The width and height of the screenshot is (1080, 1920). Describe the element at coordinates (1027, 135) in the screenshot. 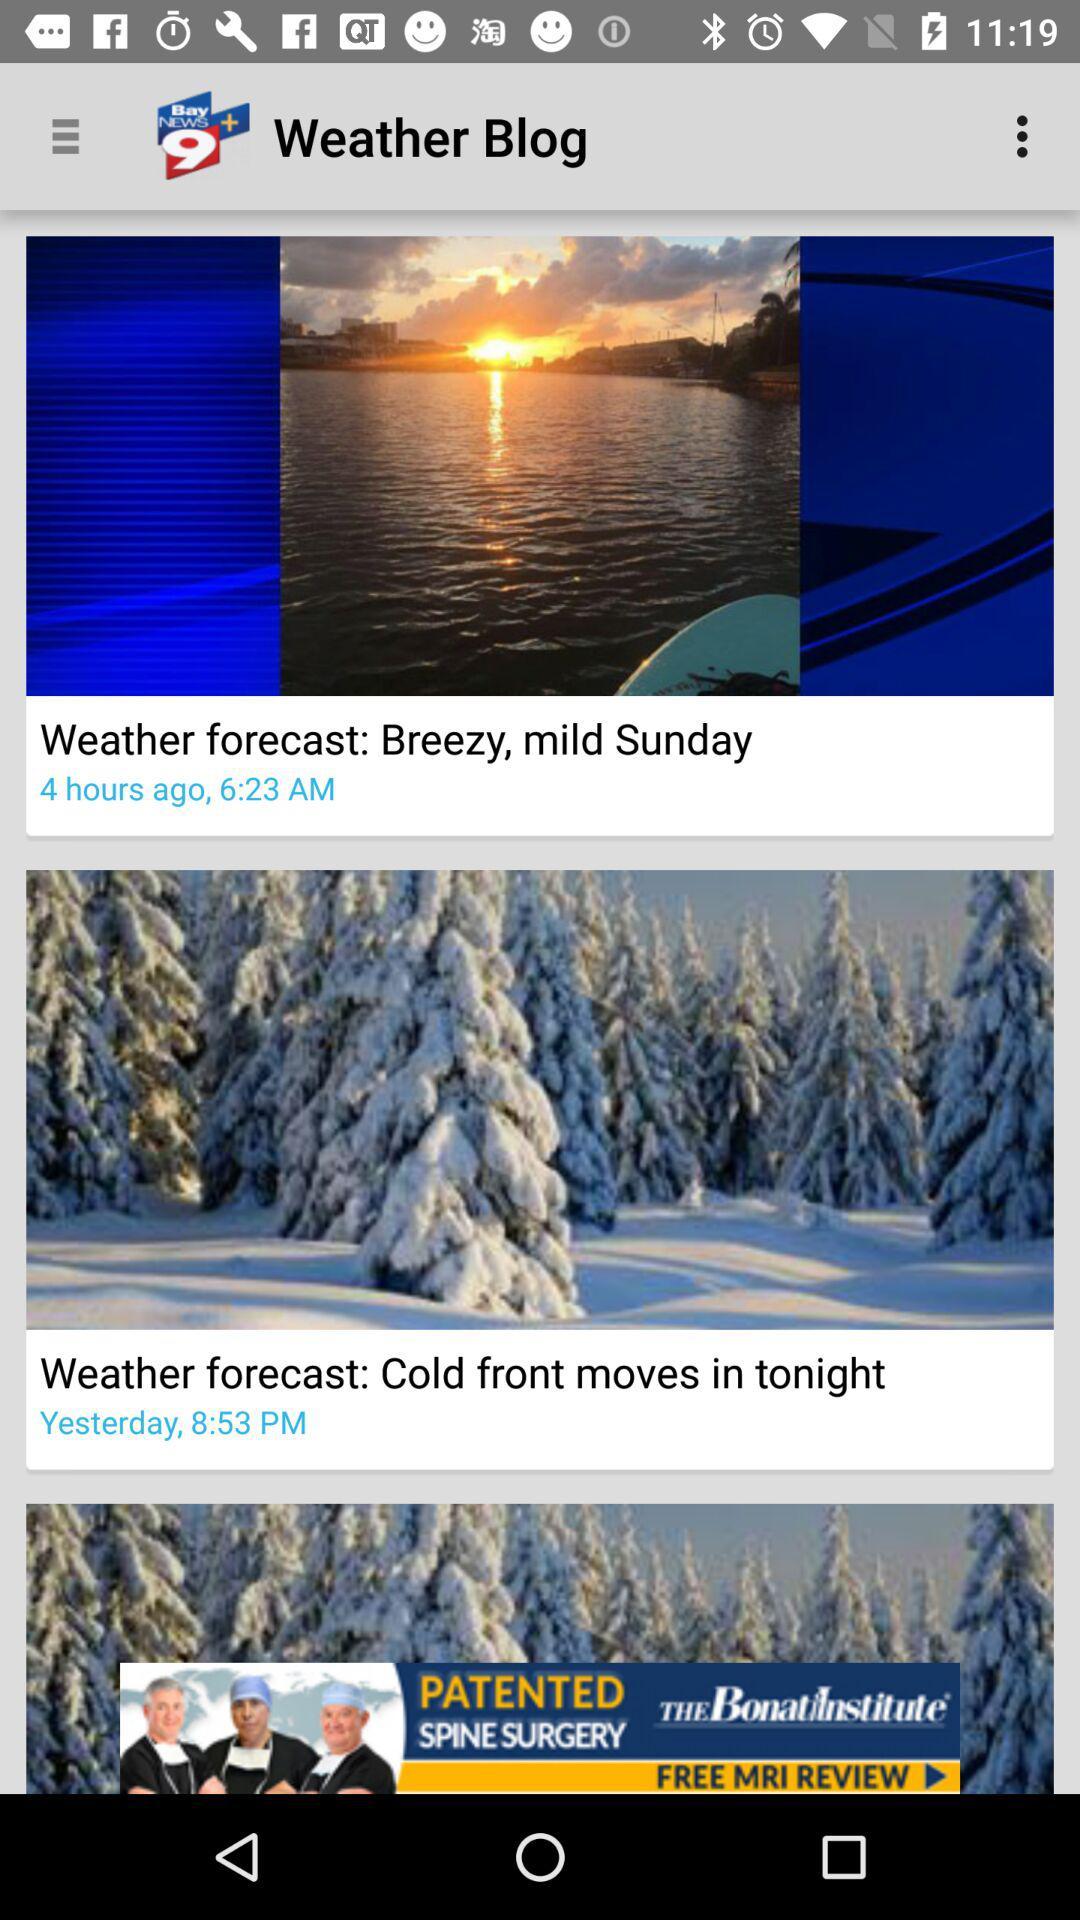

I see `the icon to the right of weather blog` at that location.